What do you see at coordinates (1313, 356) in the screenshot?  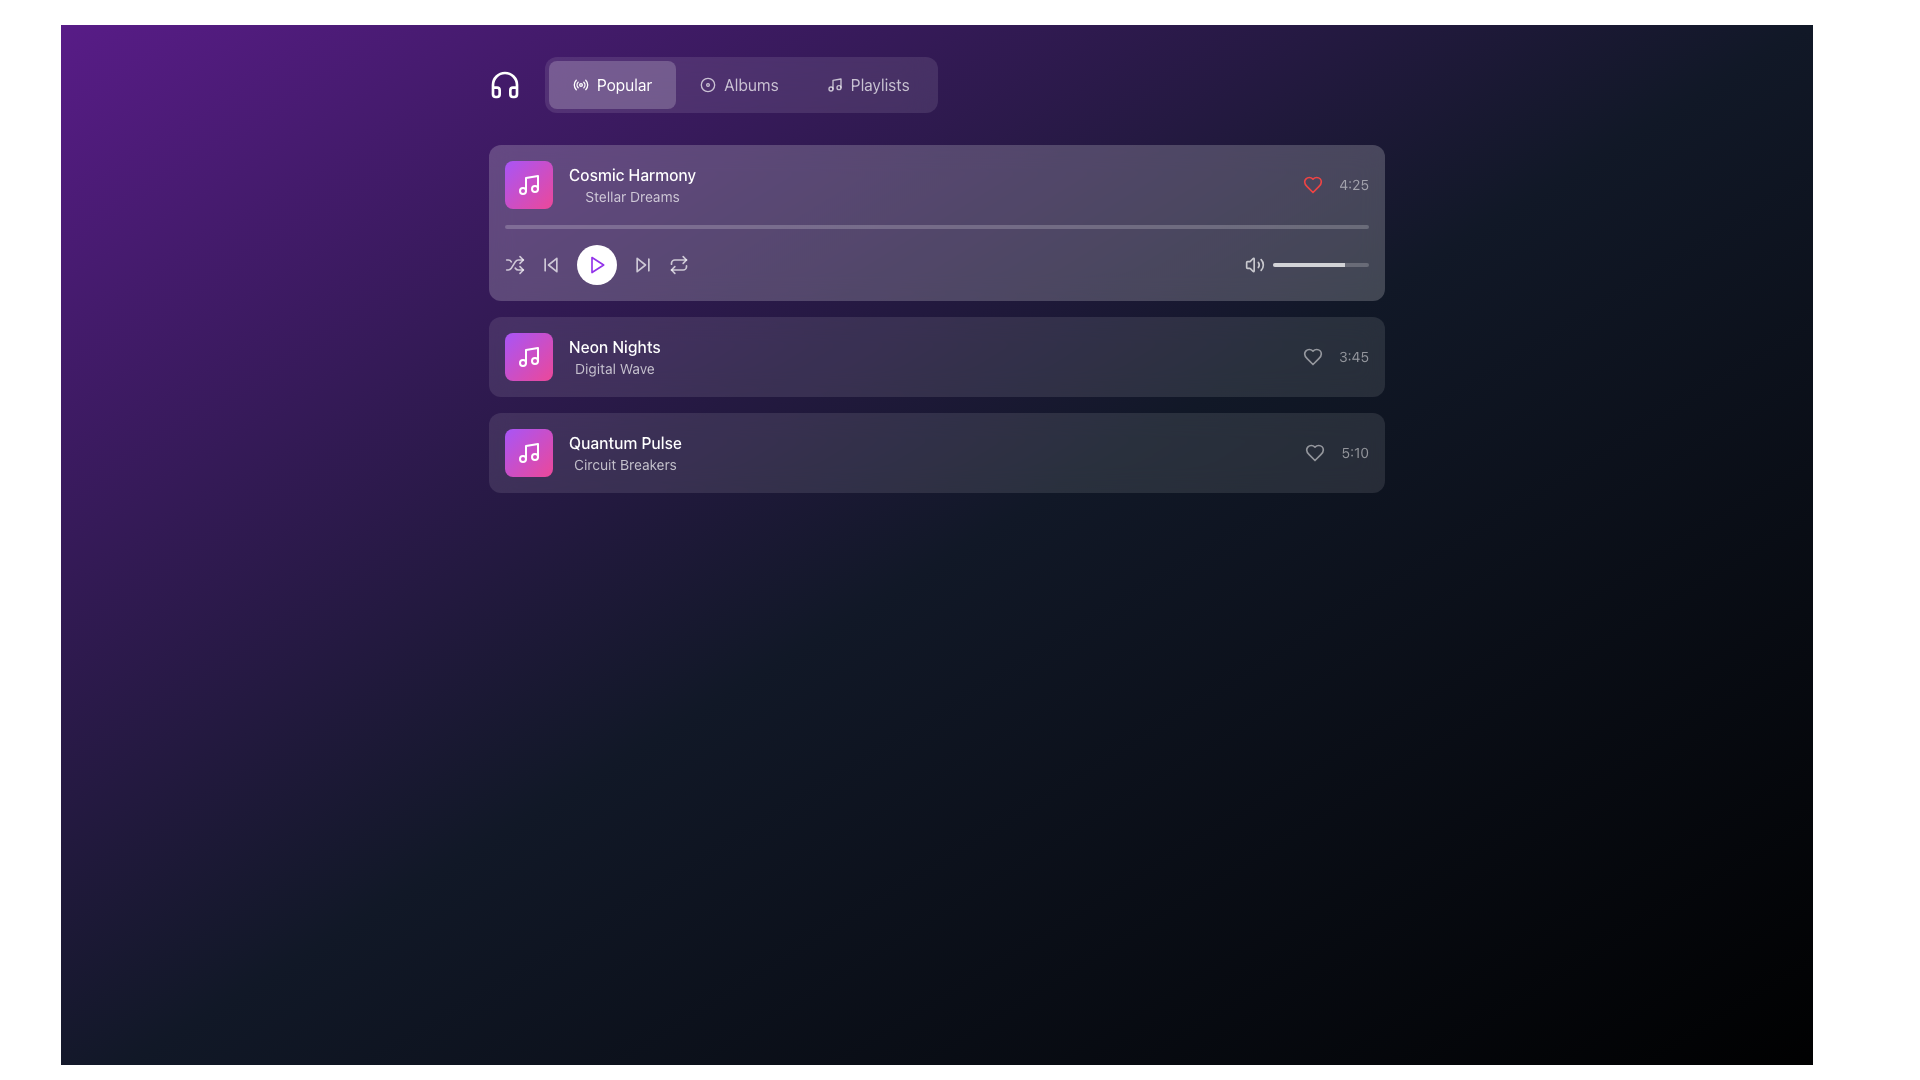 I see `the SVG icon that serves as the 'like' or 'favorite' button, positioned to the right of the time duration label` at bounding box center [1313, 356].